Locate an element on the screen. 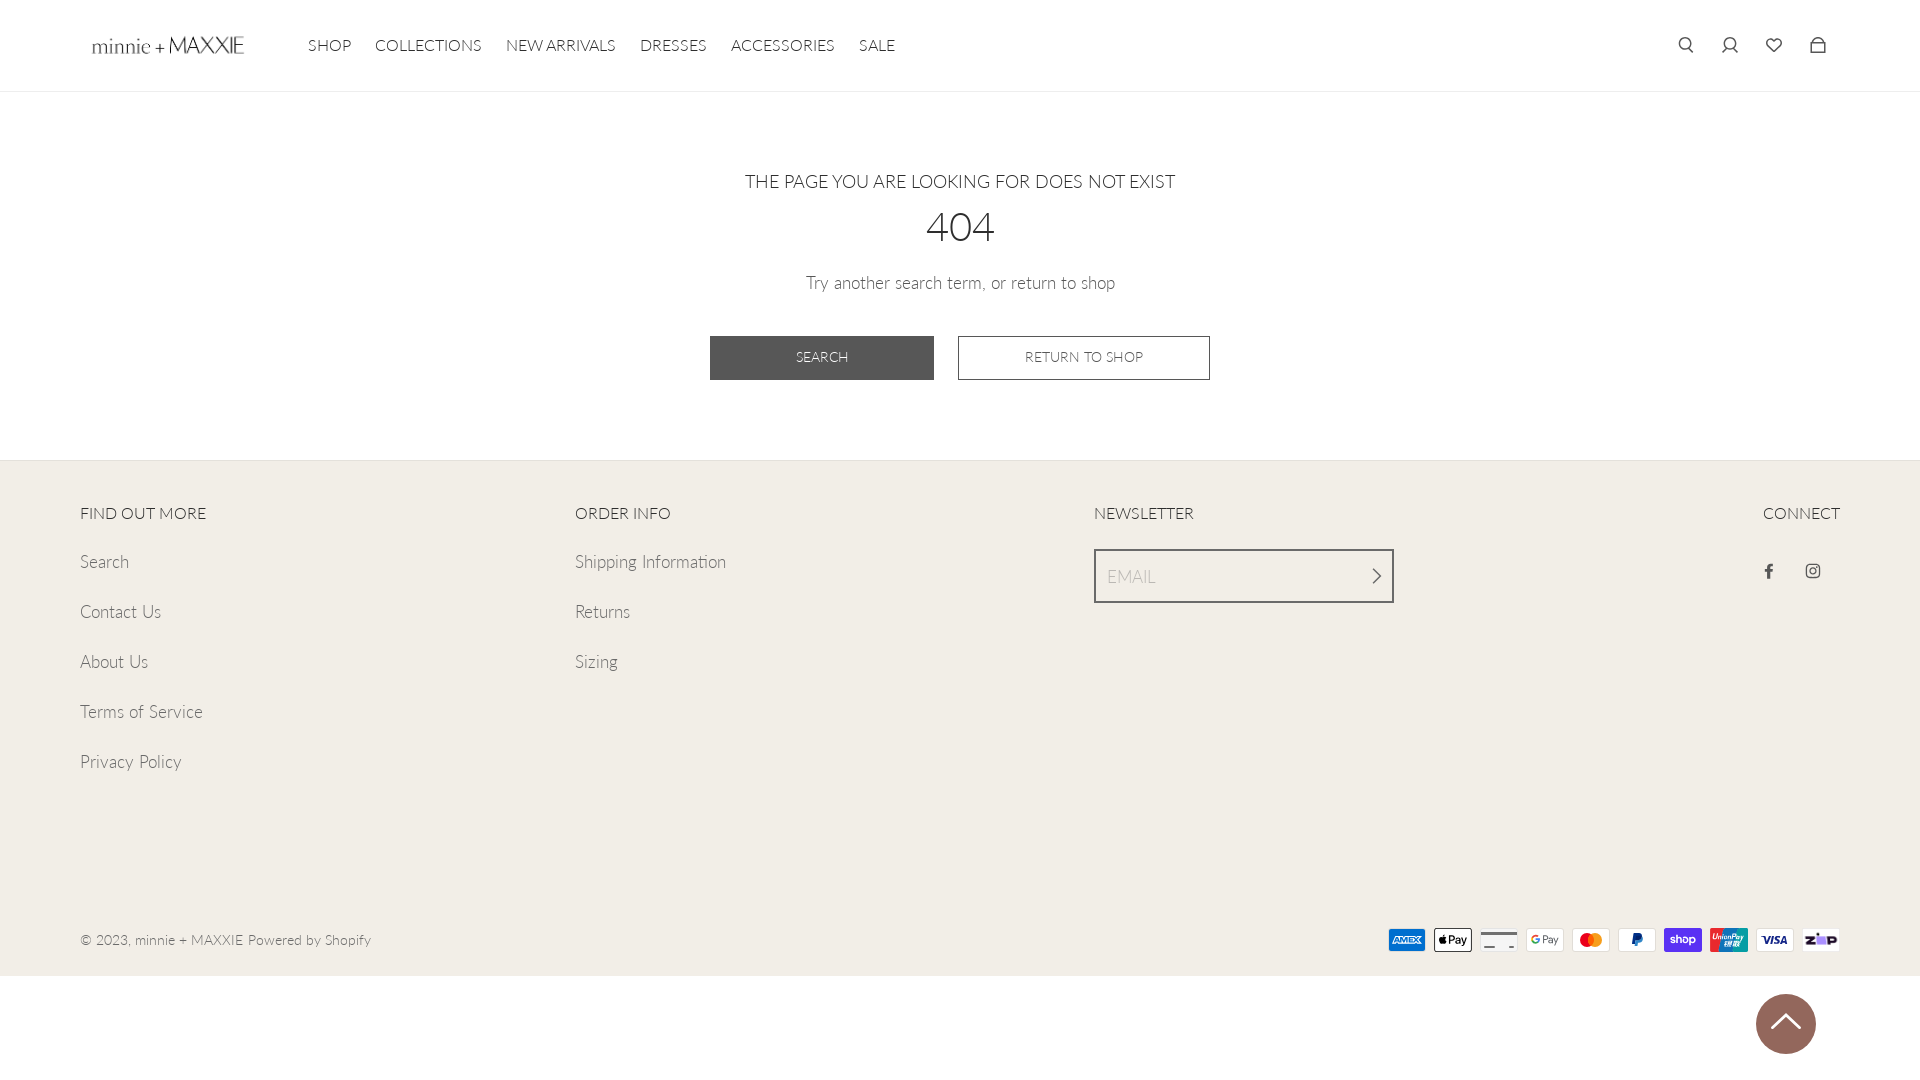 The height and width of the screenshot is (1080, 1920). 'SHOP' is located at coordinates (329, 45).